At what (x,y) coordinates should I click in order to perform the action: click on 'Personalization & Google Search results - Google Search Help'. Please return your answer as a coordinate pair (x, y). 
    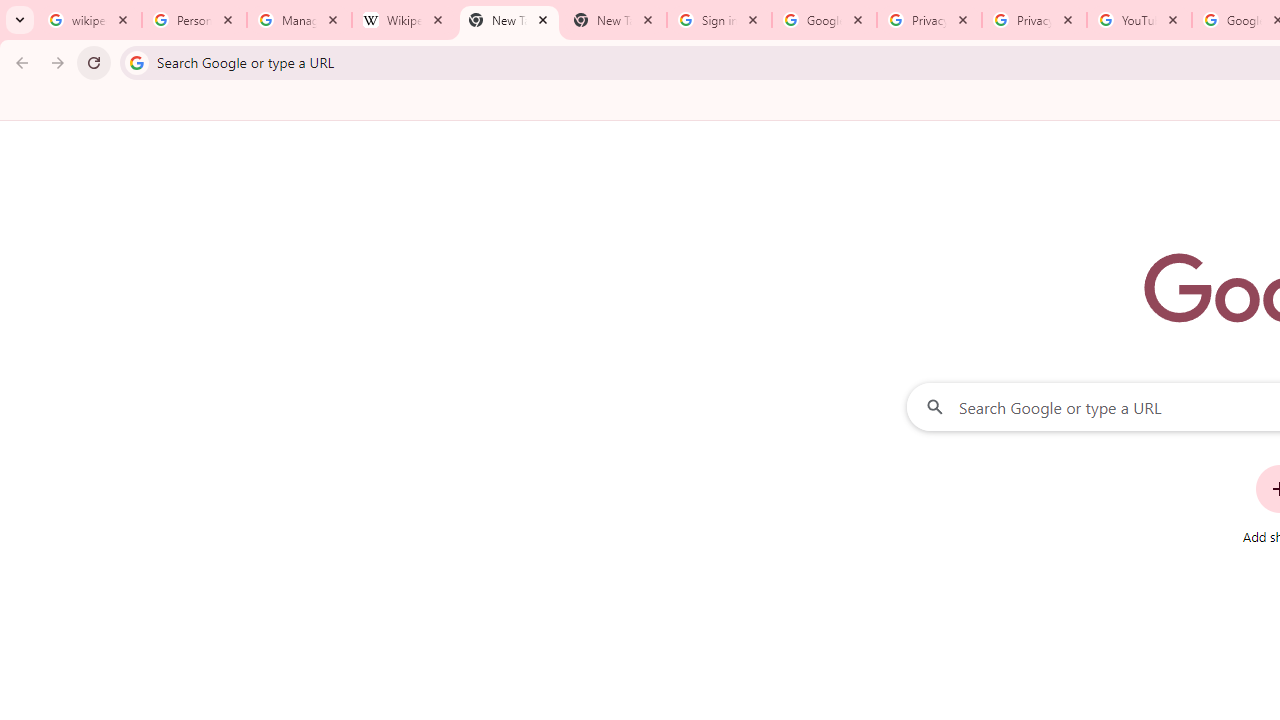
    Looking at the image, I should click on (194, 20).